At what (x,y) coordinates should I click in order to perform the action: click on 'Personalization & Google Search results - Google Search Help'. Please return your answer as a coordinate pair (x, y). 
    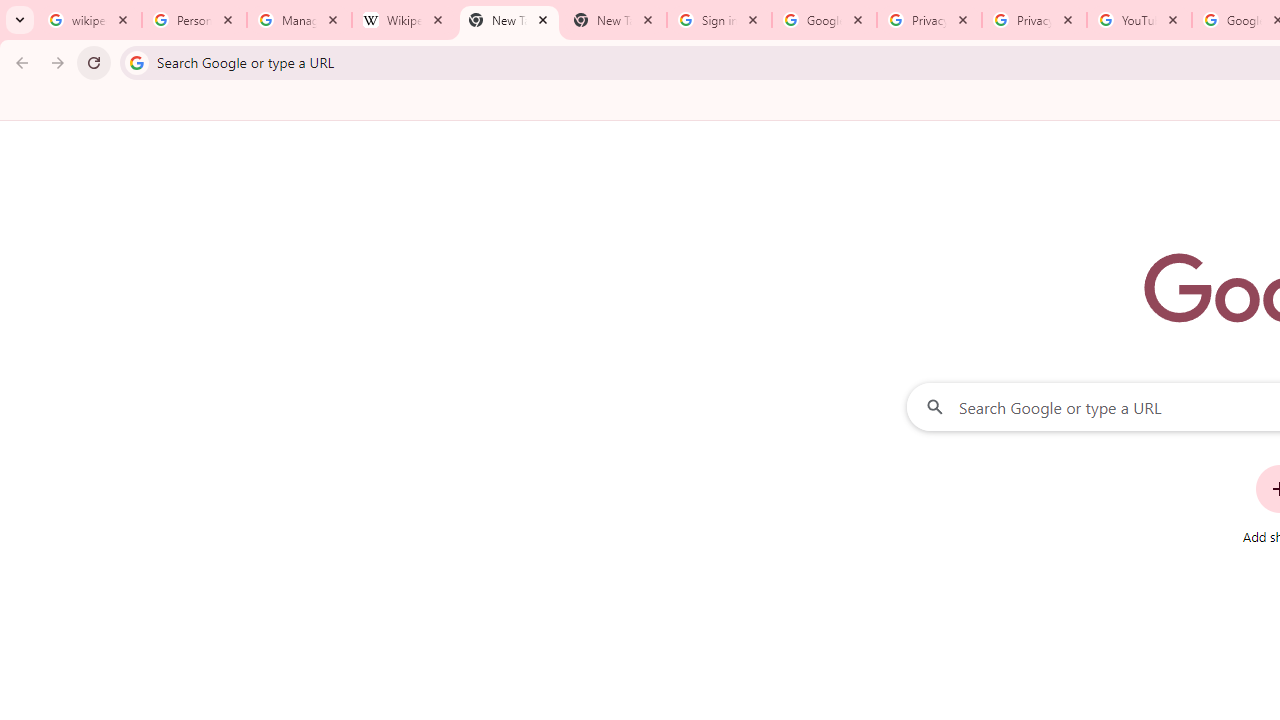
    Looking at the image, I should click on (194, 20).